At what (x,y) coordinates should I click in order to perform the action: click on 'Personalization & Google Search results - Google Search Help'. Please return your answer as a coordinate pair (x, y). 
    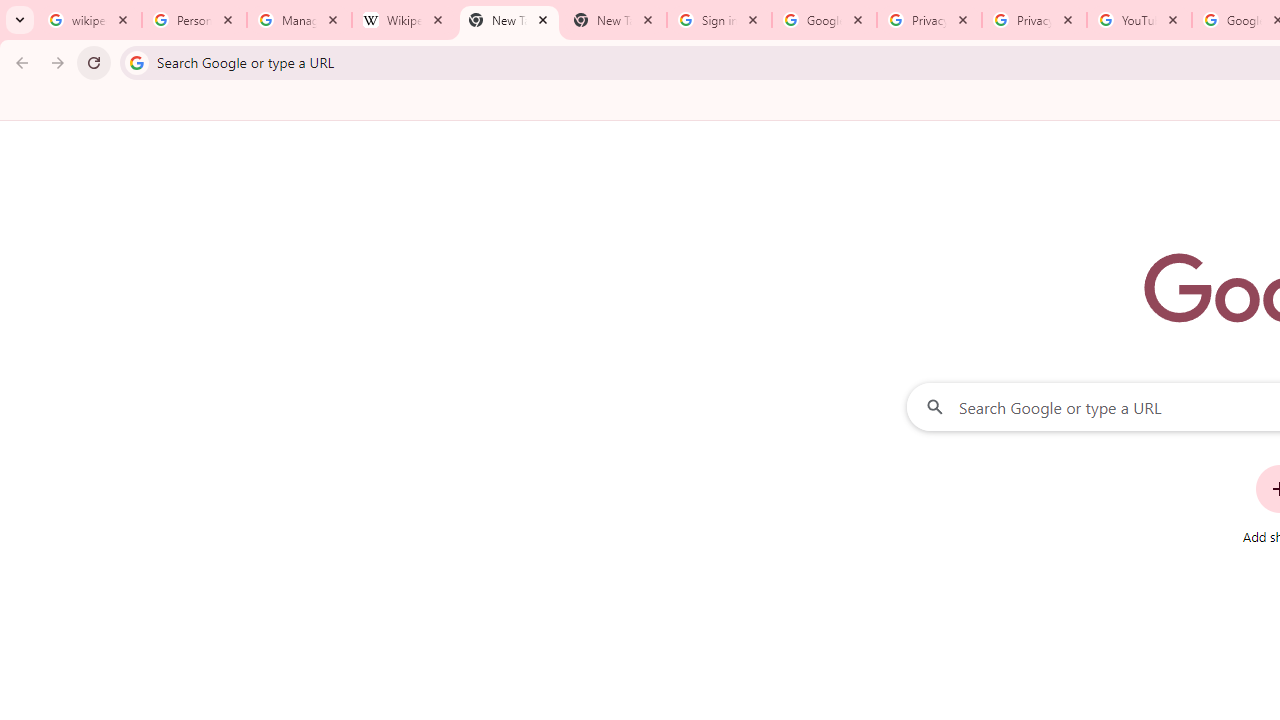
    Looking at the image, I should click on (194, 20).